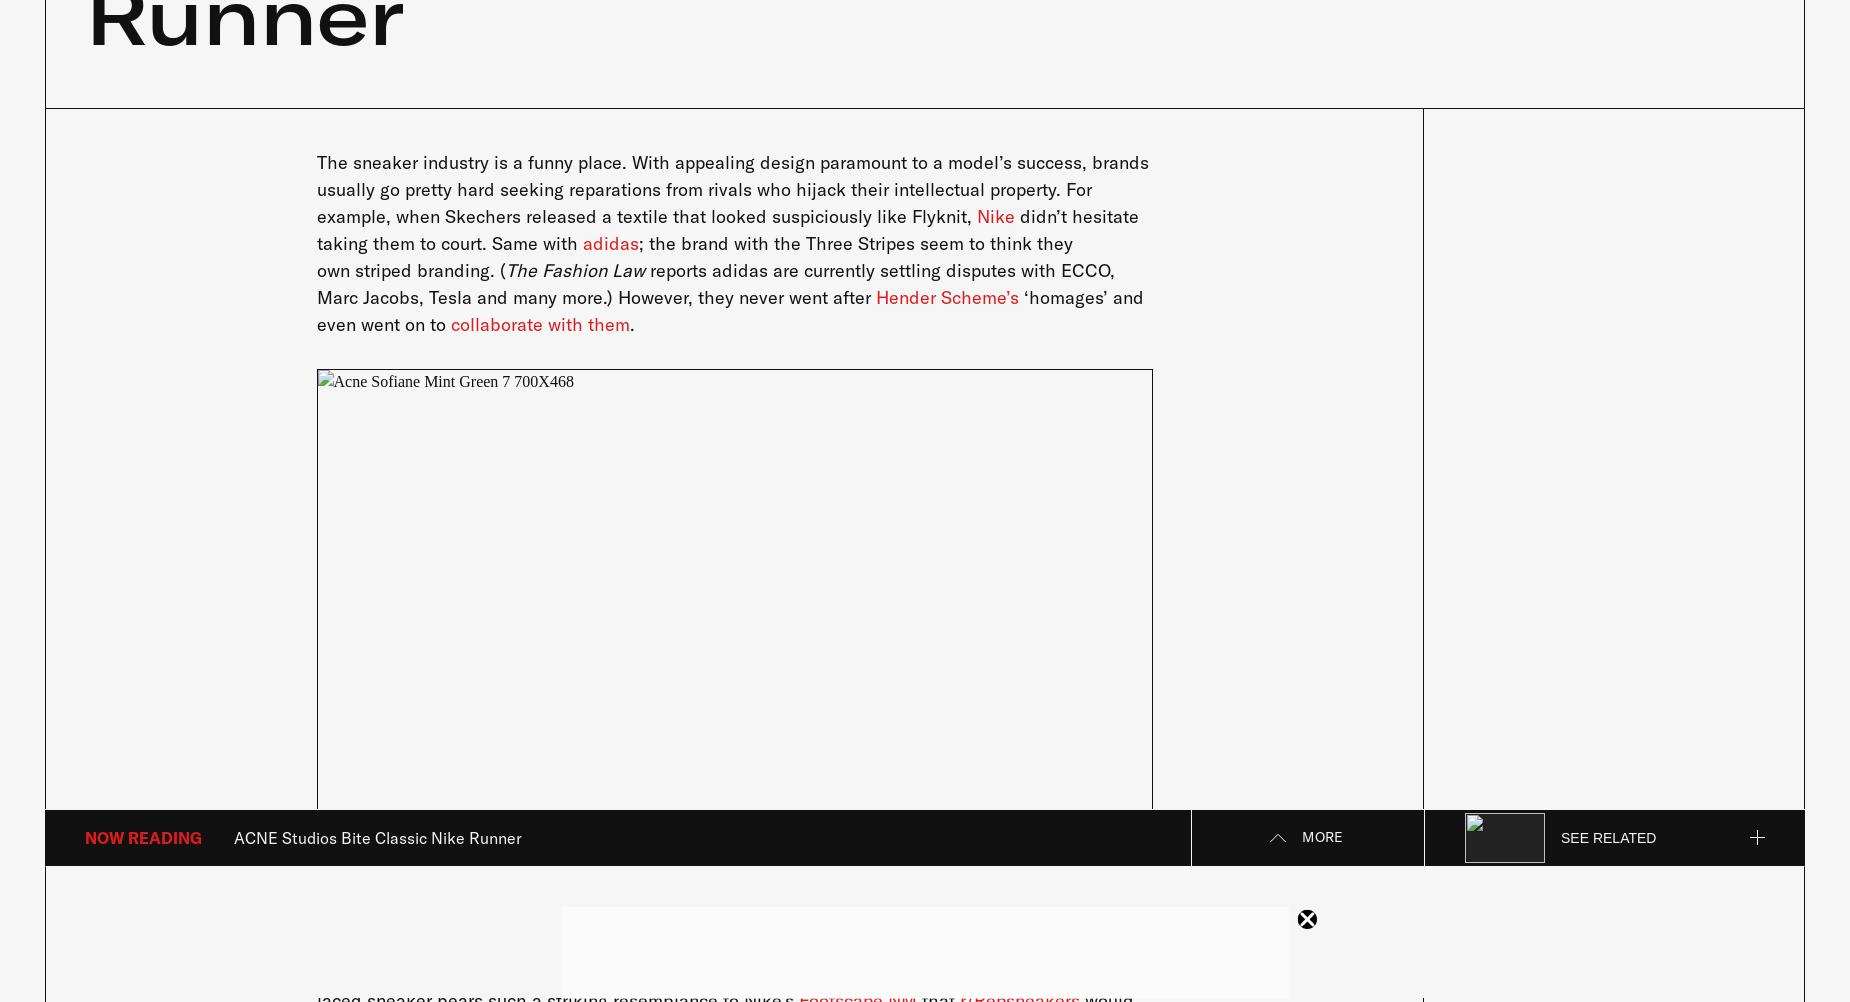  Describe the element at coordinates (693, 255) in the screenshot. I see `'; the brand with the Three Stripes seem to think they own striped branding. ('` at that location.